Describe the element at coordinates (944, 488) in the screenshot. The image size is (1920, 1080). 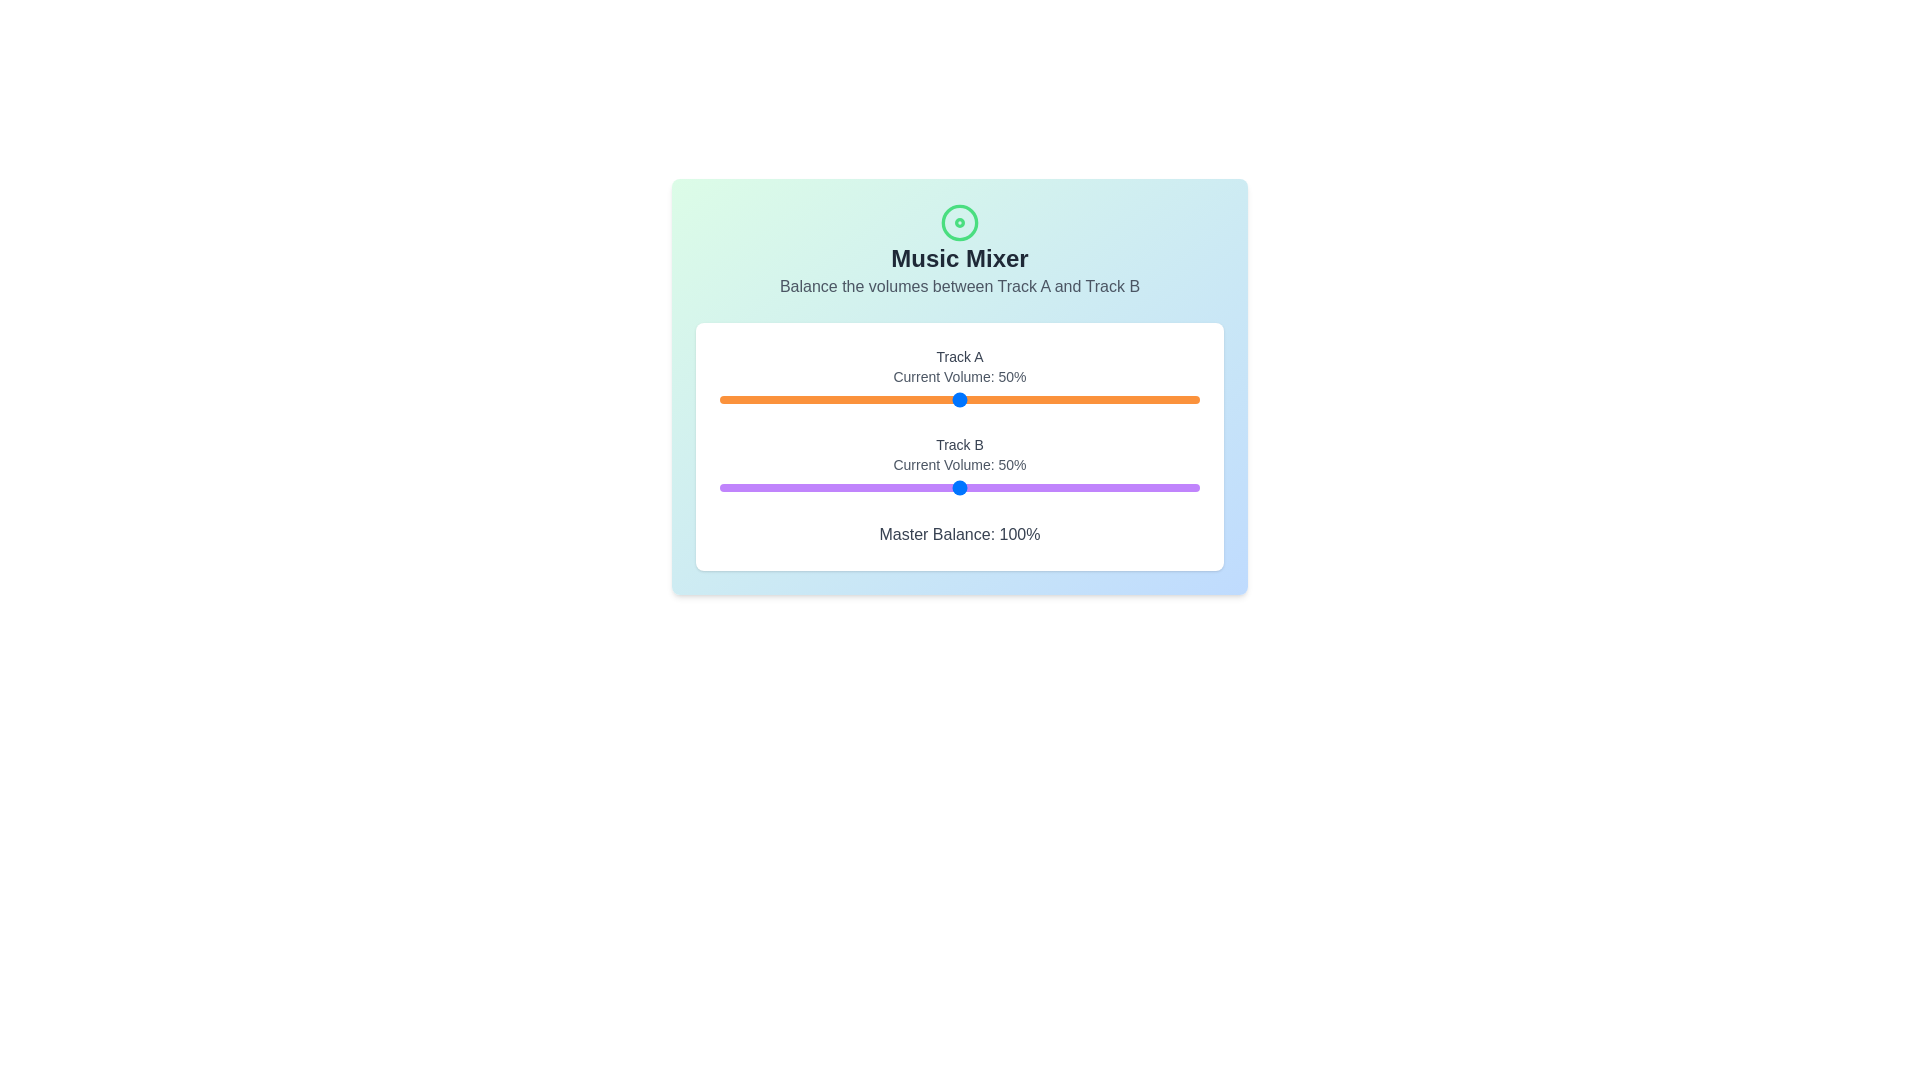
I see `the volume slider for Track B to 47%` at that location.